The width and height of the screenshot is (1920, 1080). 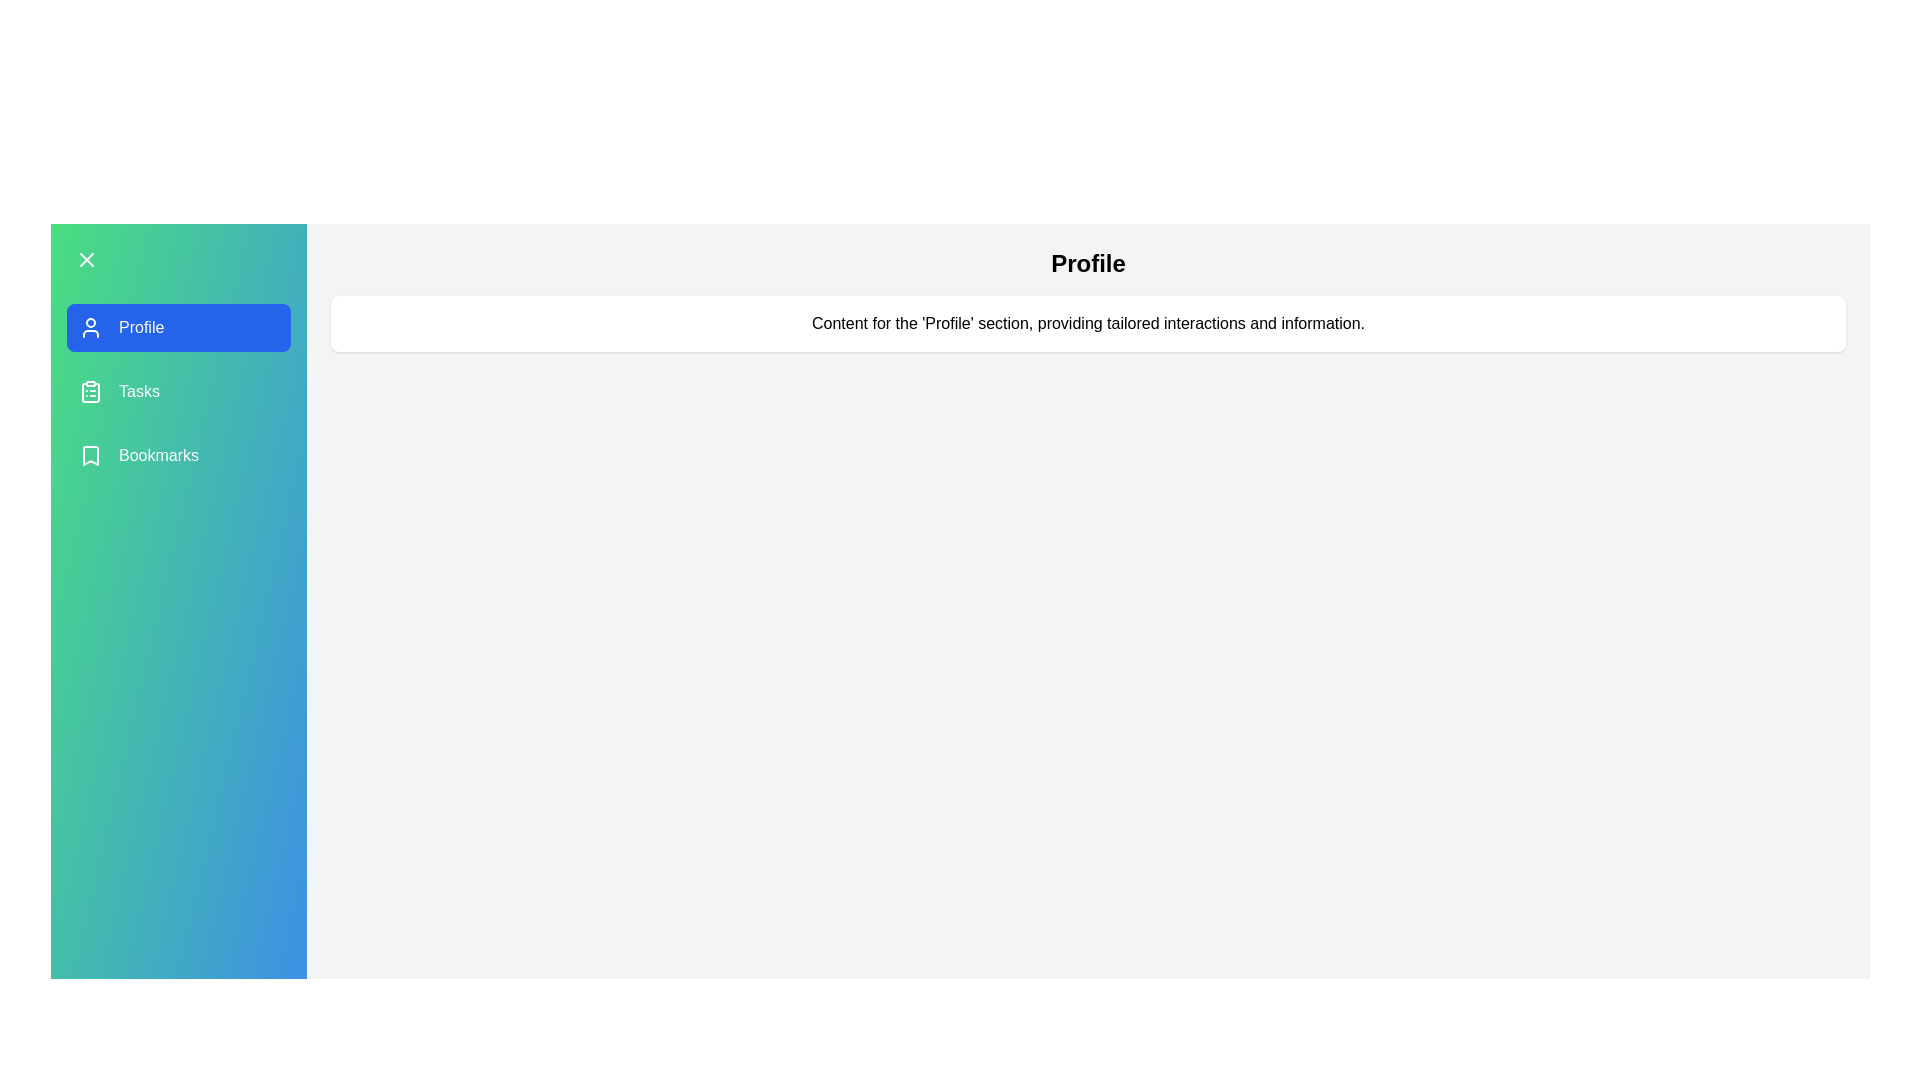 I want to click on the menu item labeled Profile to highlight it, so click(x=178, y=326).